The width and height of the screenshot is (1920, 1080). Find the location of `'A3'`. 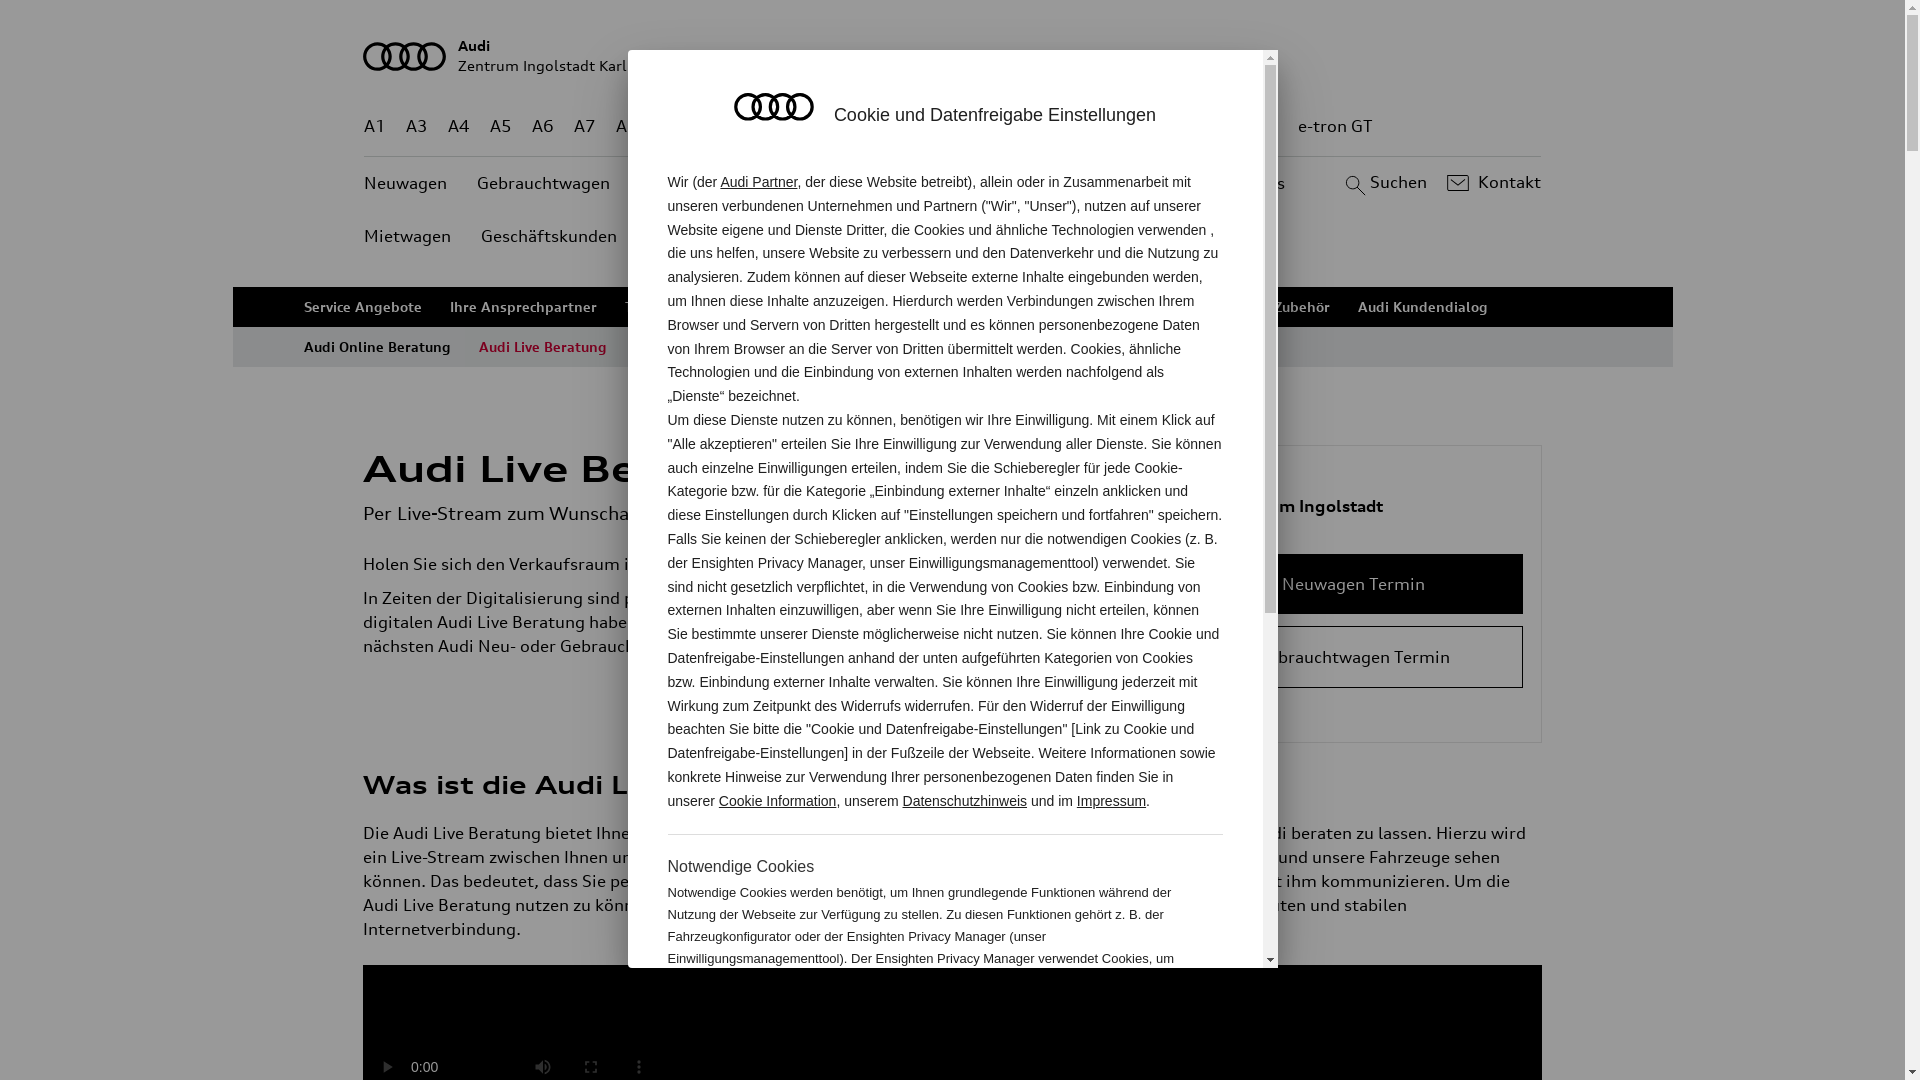

'A3' is located at coordinates (416, 126).